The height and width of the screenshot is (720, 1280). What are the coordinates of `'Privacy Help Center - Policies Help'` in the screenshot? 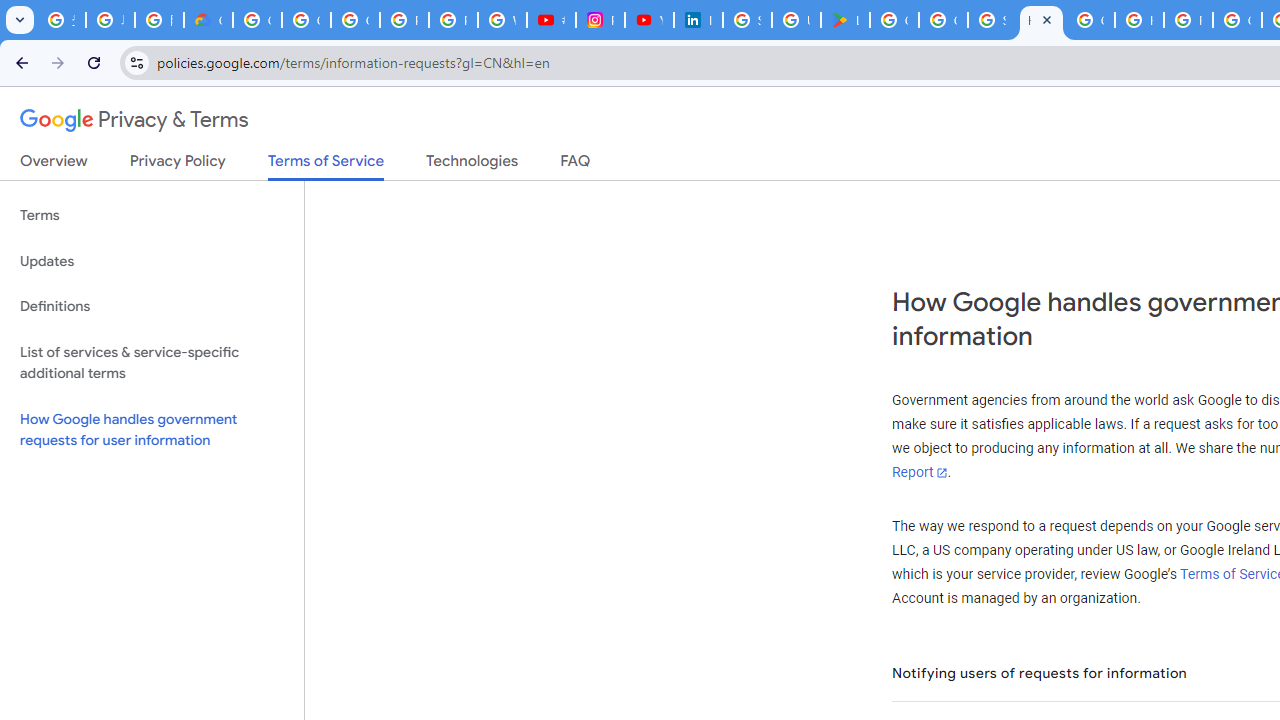 It's located at (452, 20).